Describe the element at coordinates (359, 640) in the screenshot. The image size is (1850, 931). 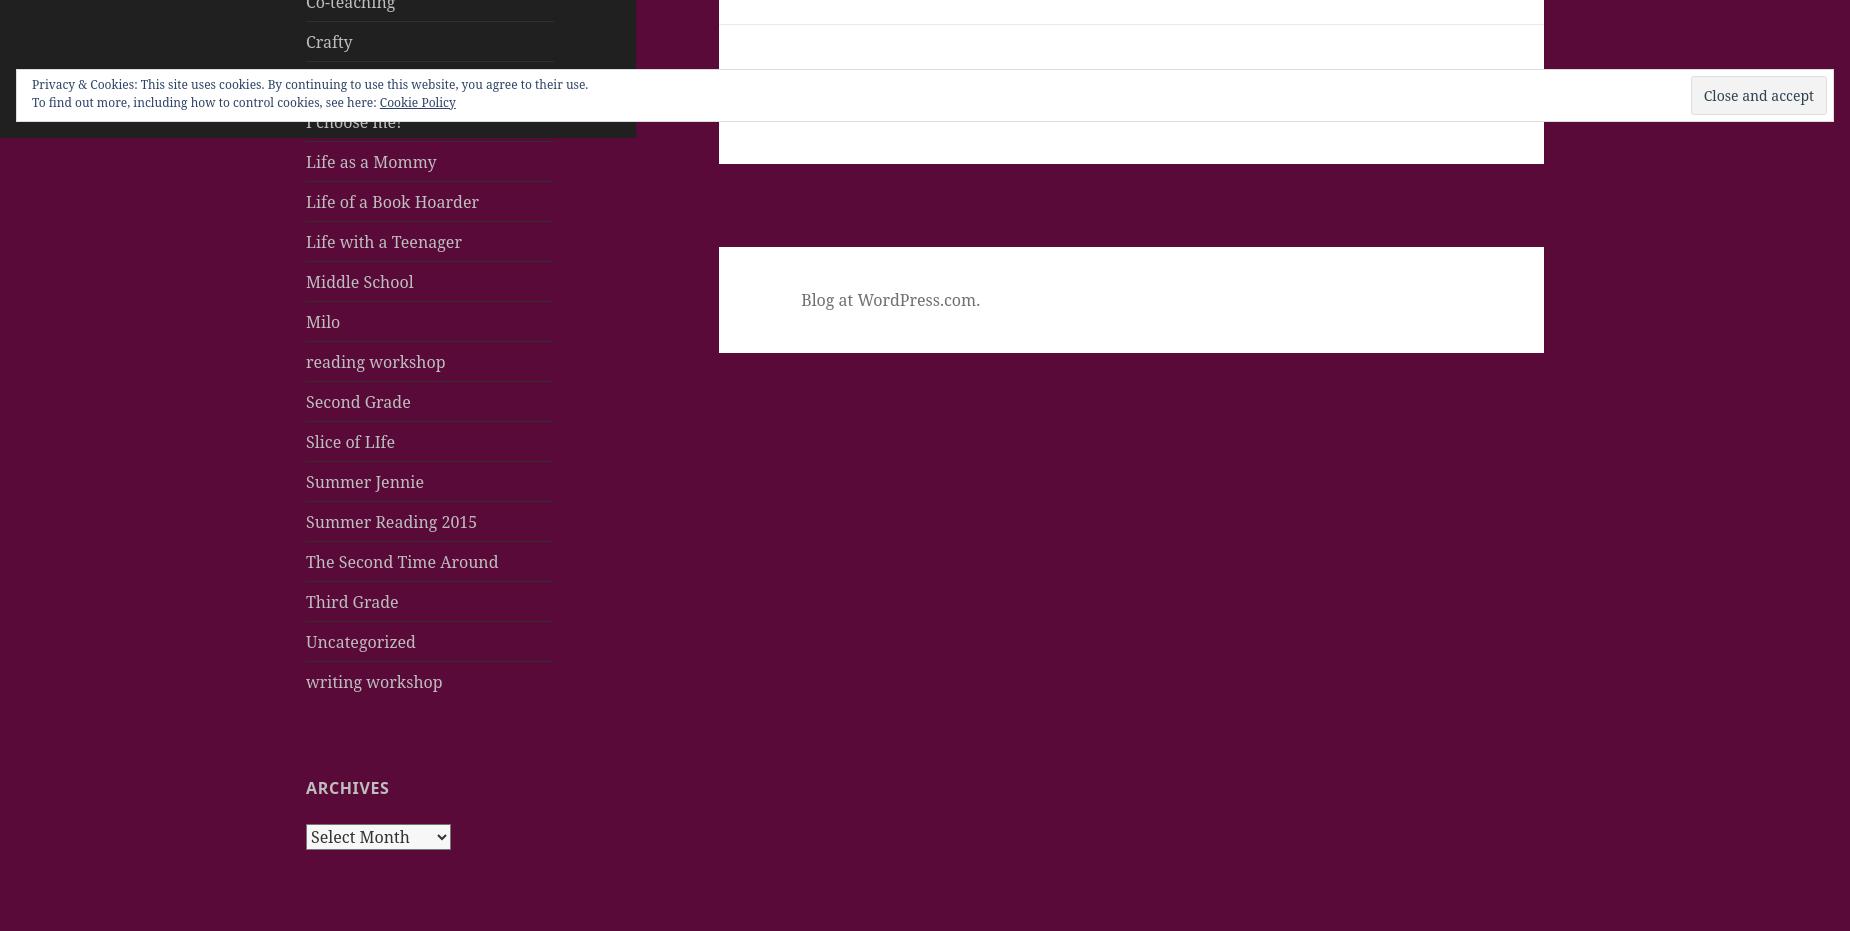
I see `'Uncategorized'` at that location.